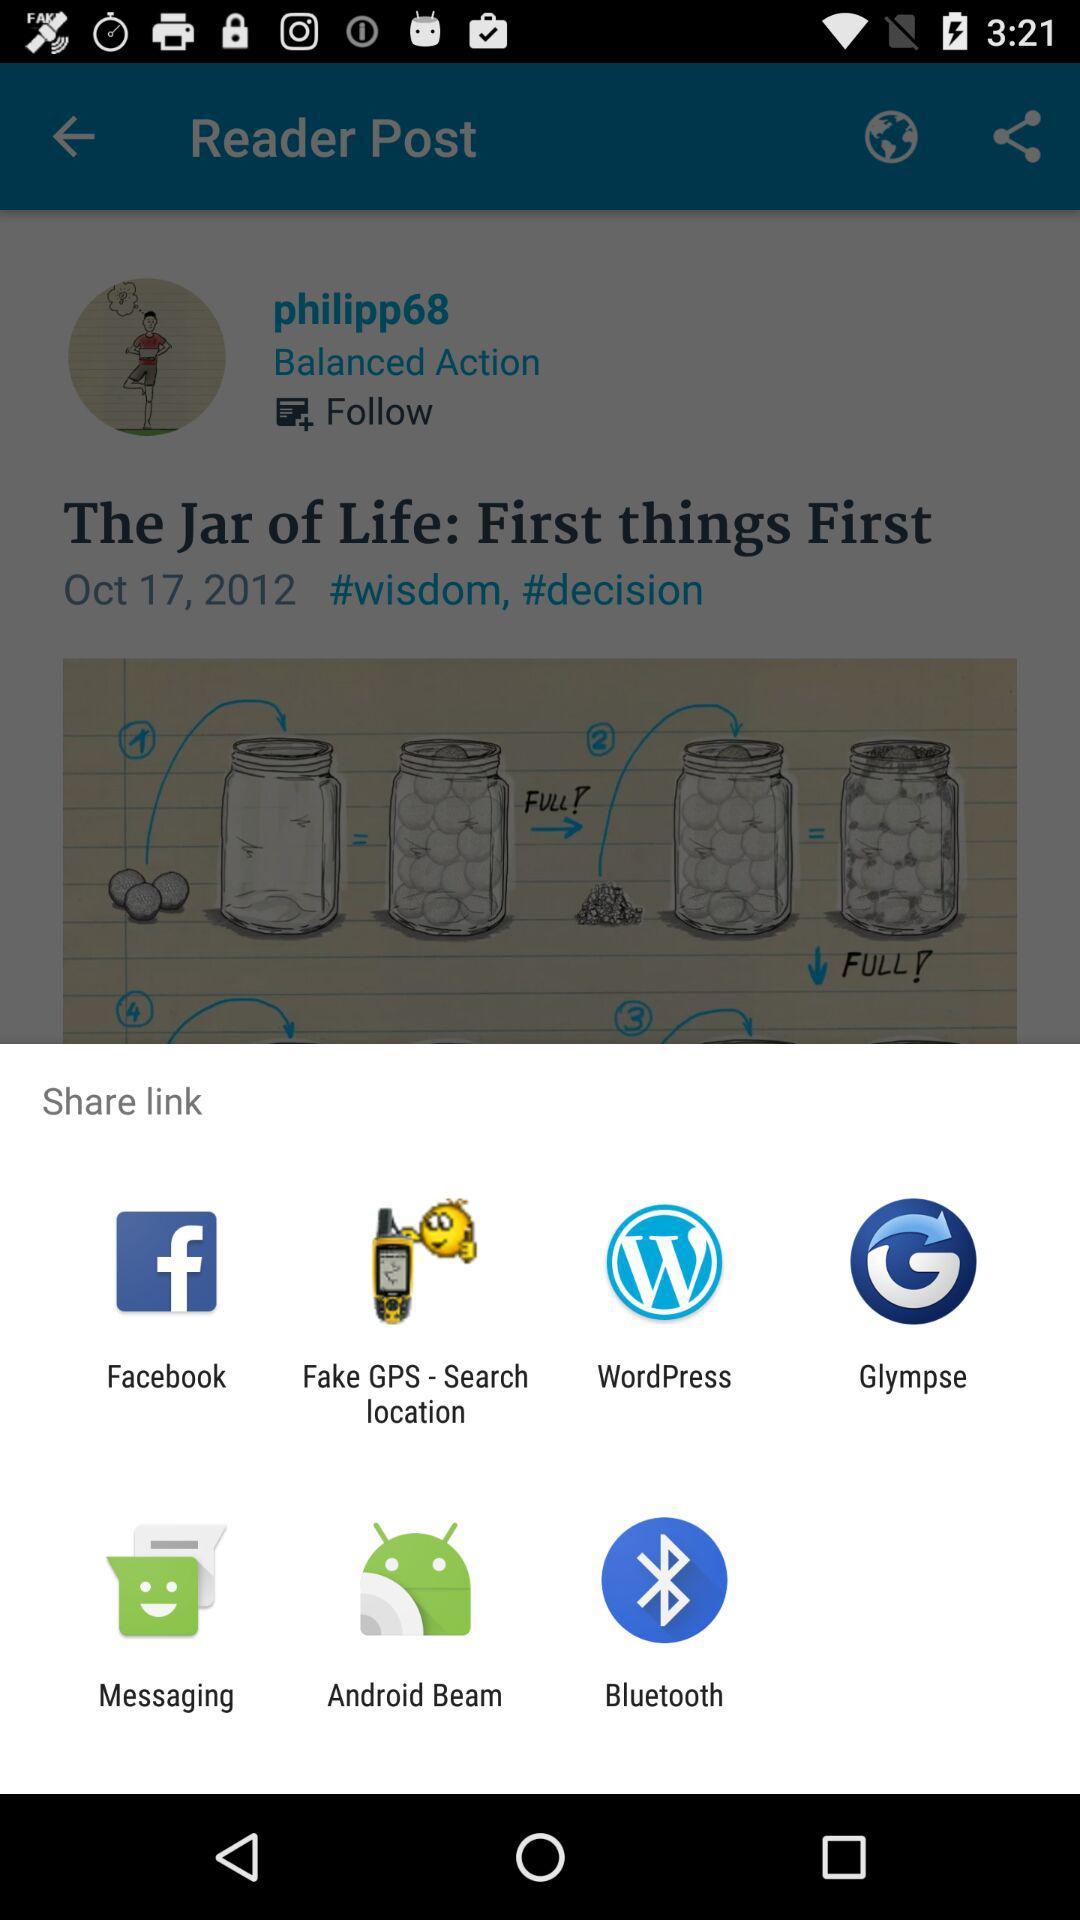  I want to click on app next to fake gps search item, so click(165, 1392).